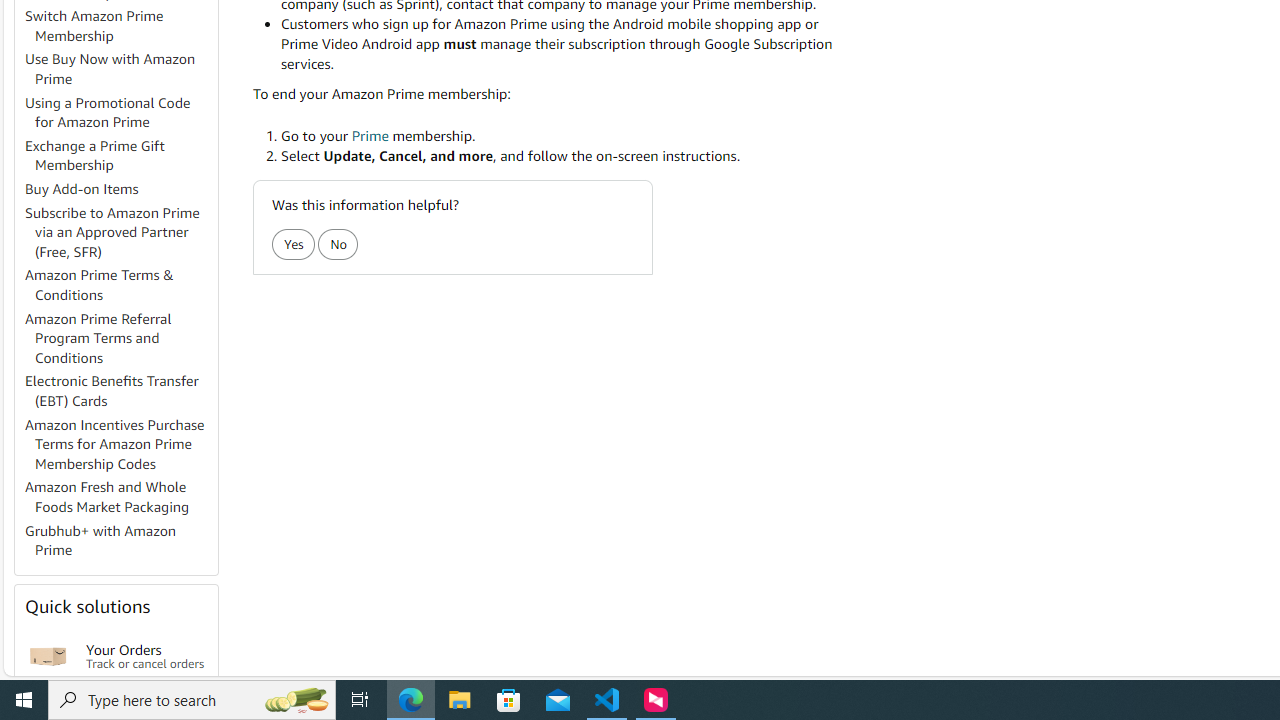 The height and width of the screenshot is (720, 1280). What do you see at coordinates (144, 656) in the screenshot?
I see `'Your Orders Track or cancel orders'` at bounding box center [144, 656].